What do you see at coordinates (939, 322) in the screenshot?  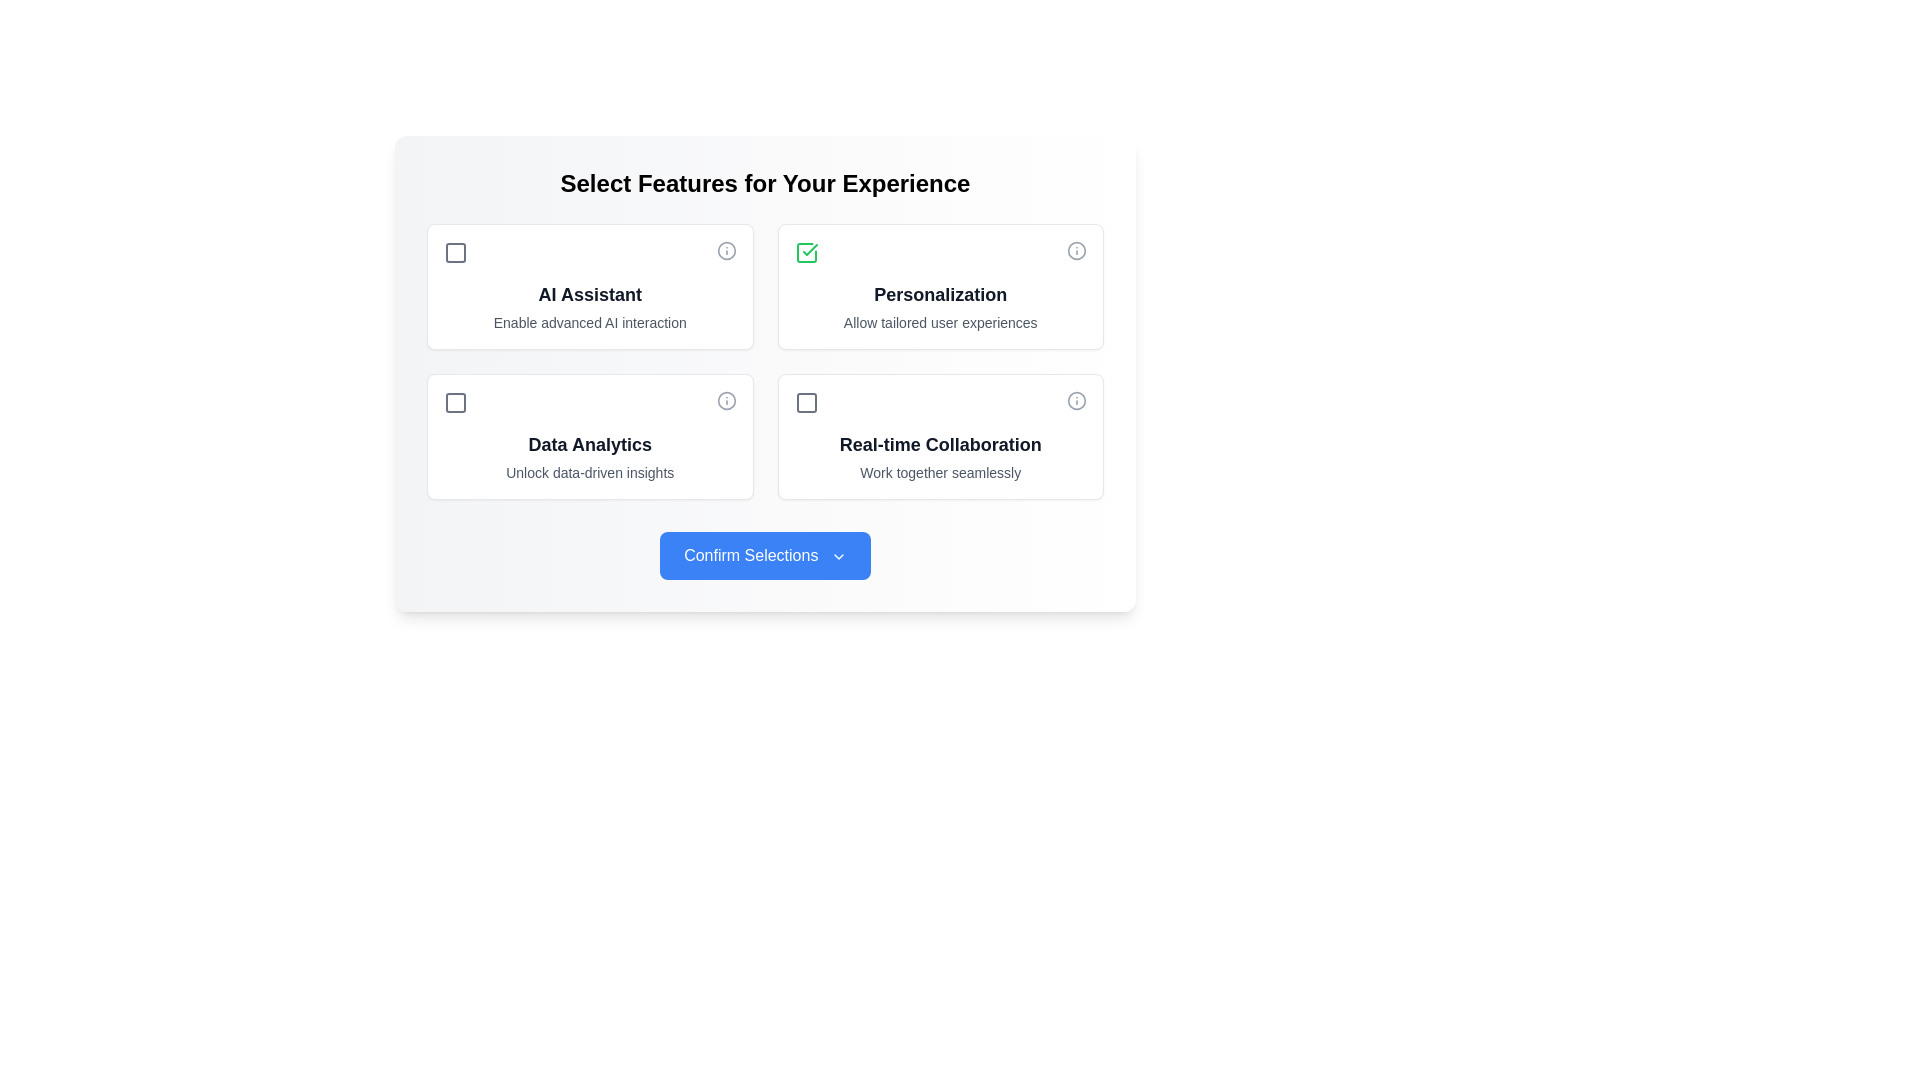 I see `the Text Label that provides descriptive information about the 'Personalization' feature, located beneath the 'Personalization' title` at bounding box center [939, 322].